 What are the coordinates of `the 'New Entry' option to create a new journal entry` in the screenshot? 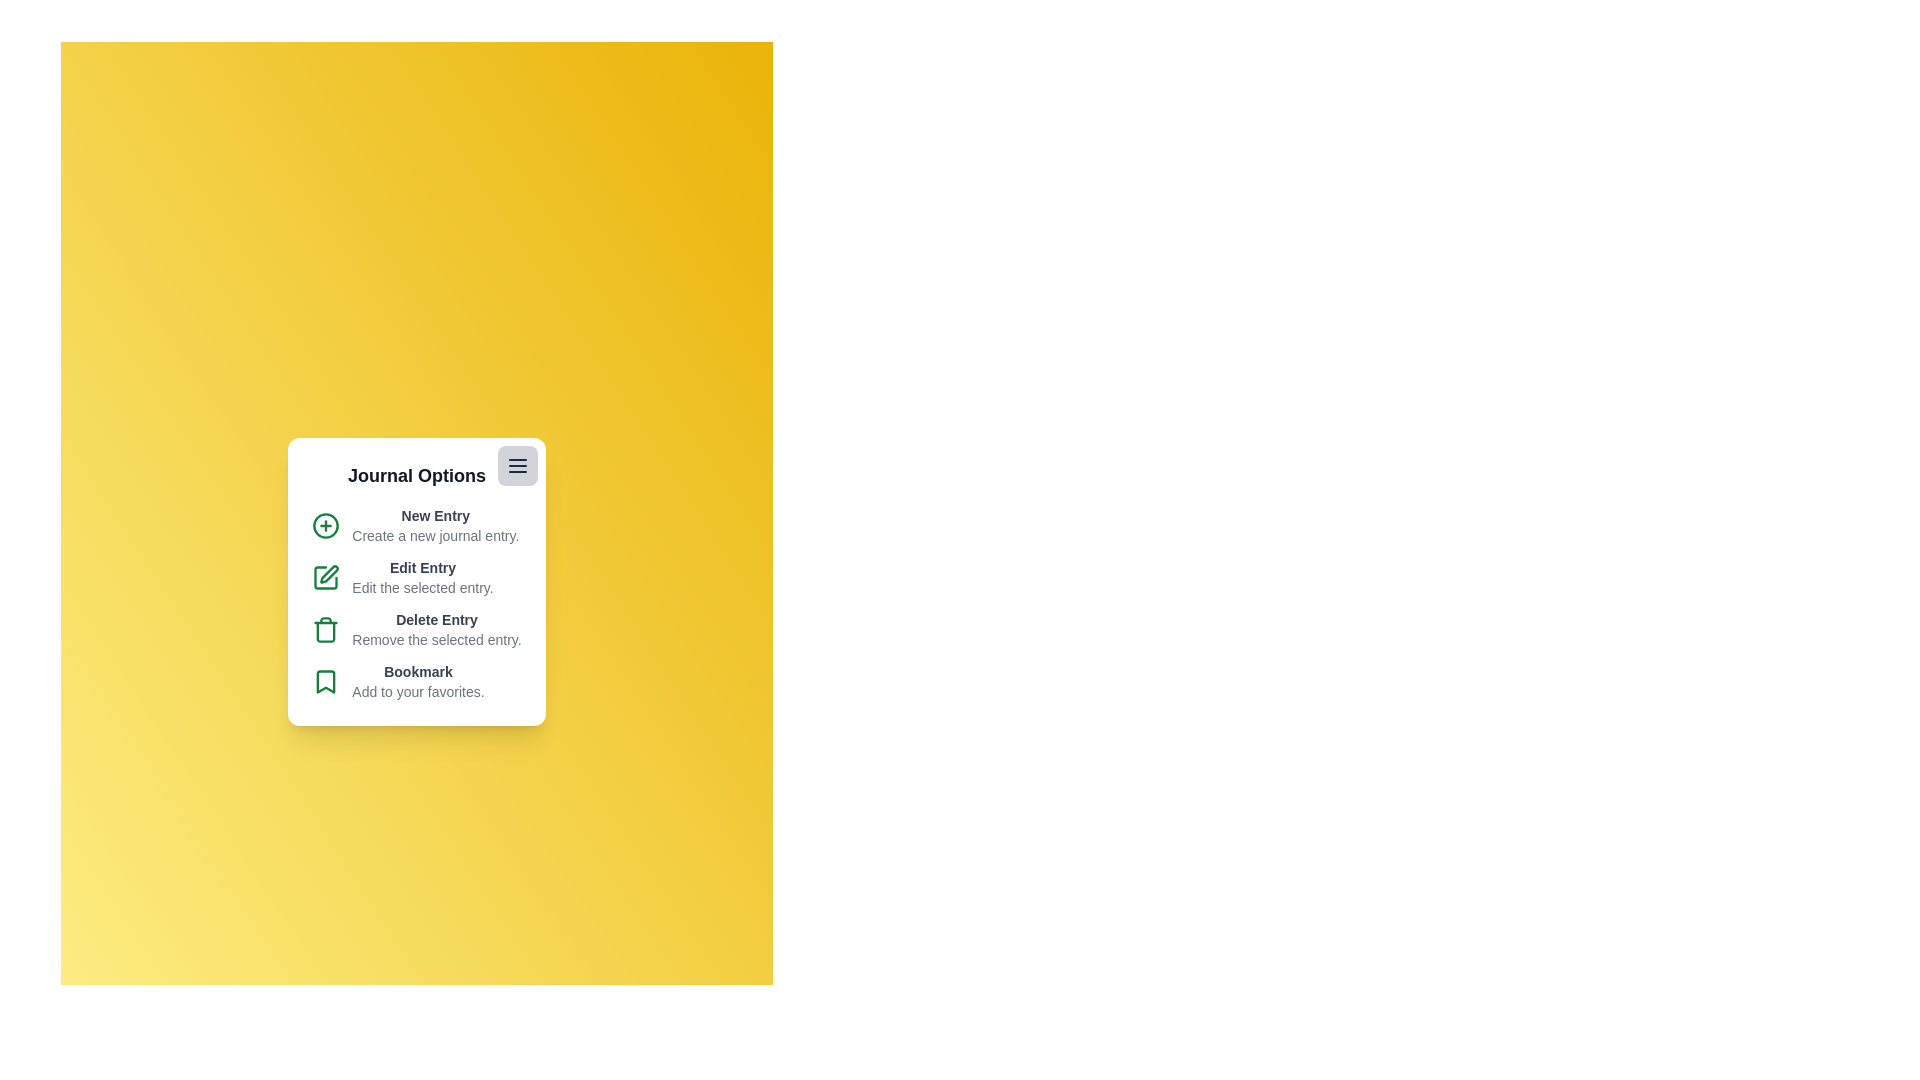 It's located at (434, 515).